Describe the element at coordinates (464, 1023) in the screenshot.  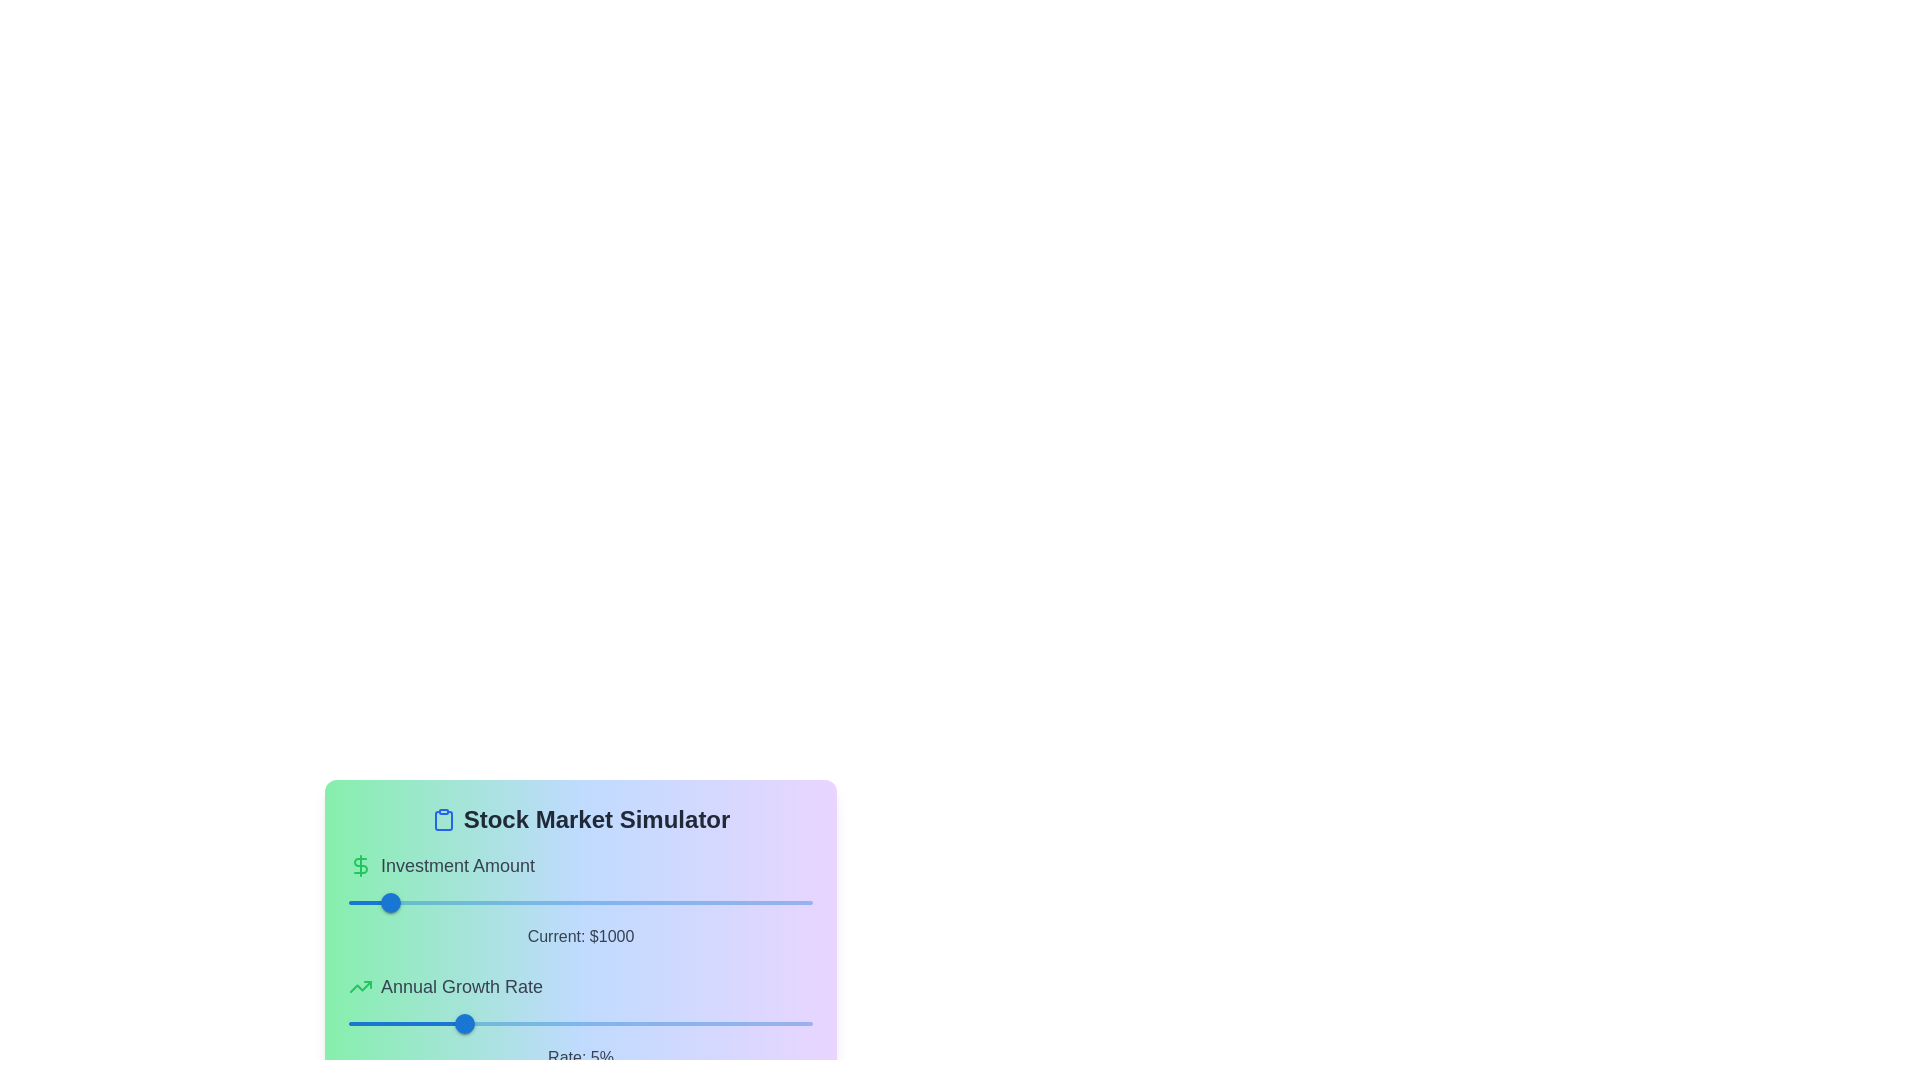
I see `the slider value` at that location.